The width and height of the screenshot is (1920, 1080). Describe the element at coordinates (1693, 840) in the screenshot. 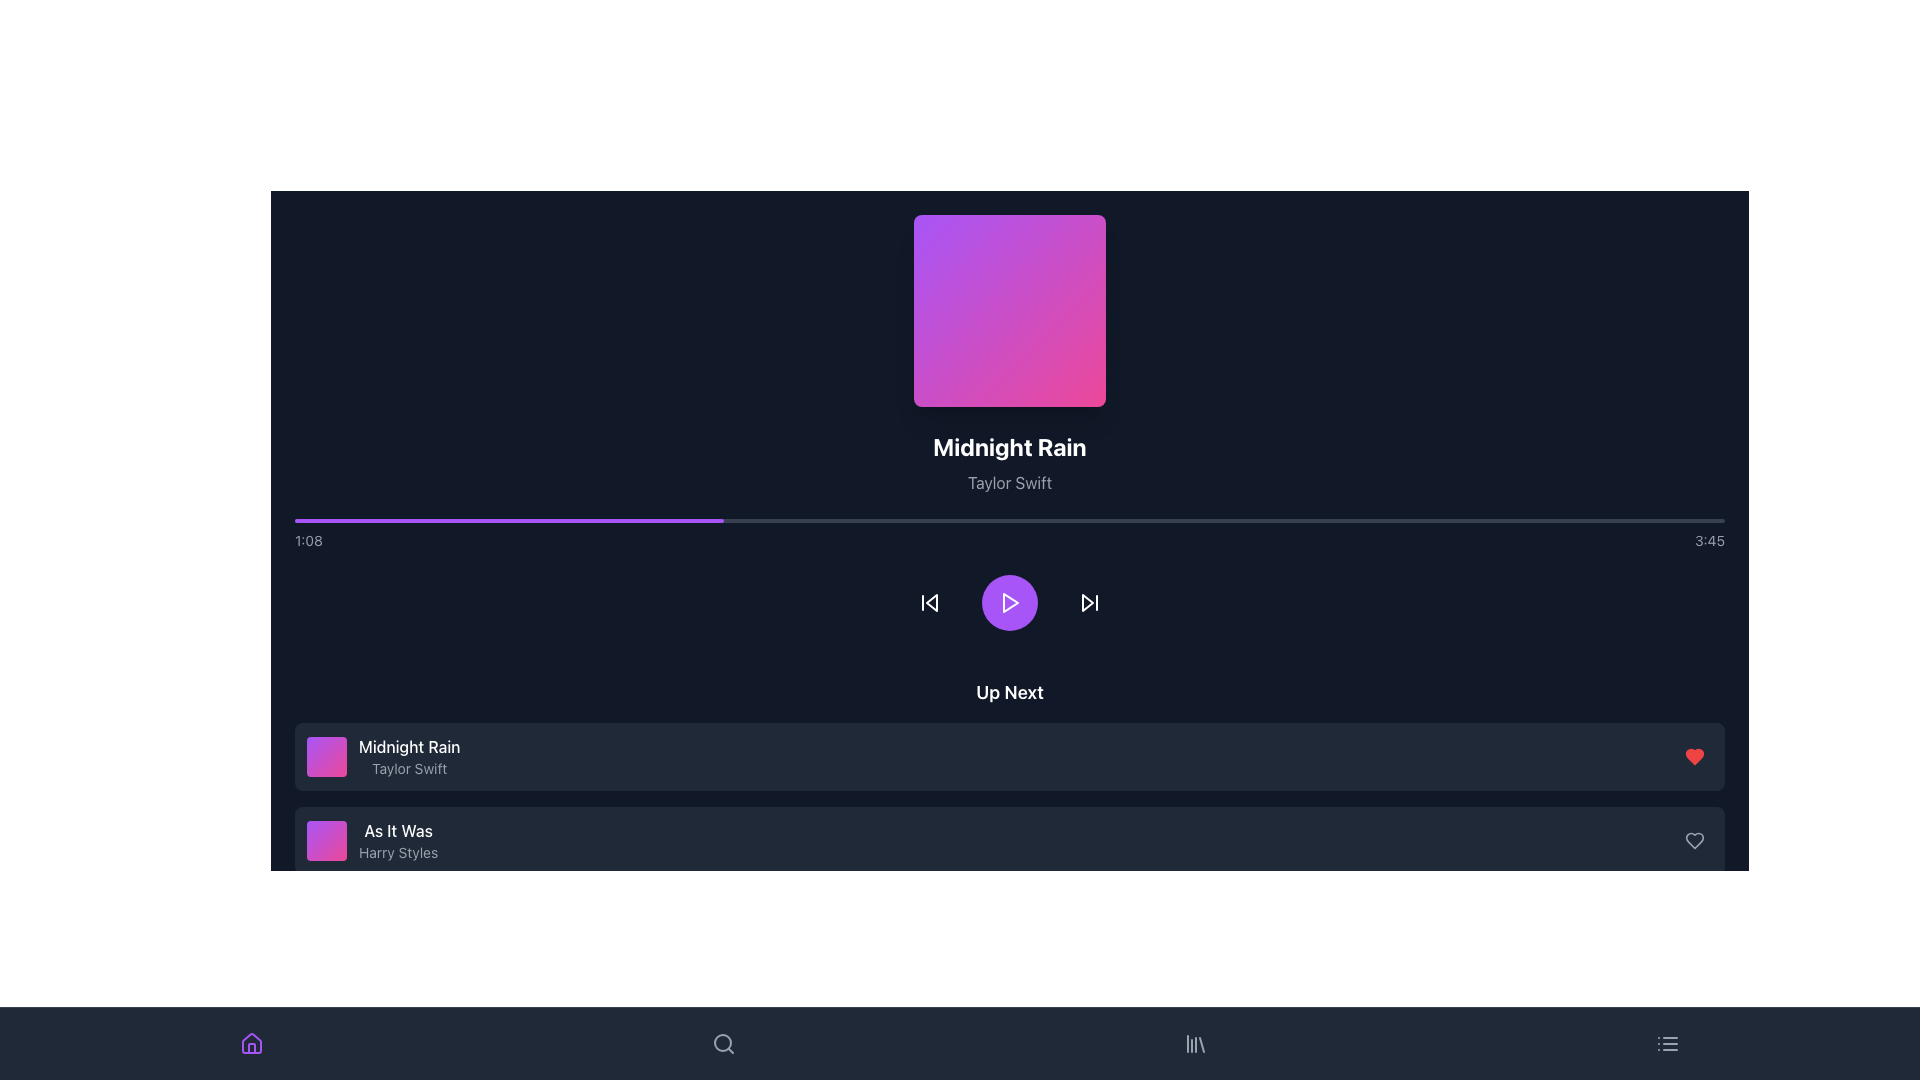

I see `the outlined heart-shaped icon in light gray color, located at the bottom right side of the 'As It Was' by 'Harry Styles' list item` at that location.